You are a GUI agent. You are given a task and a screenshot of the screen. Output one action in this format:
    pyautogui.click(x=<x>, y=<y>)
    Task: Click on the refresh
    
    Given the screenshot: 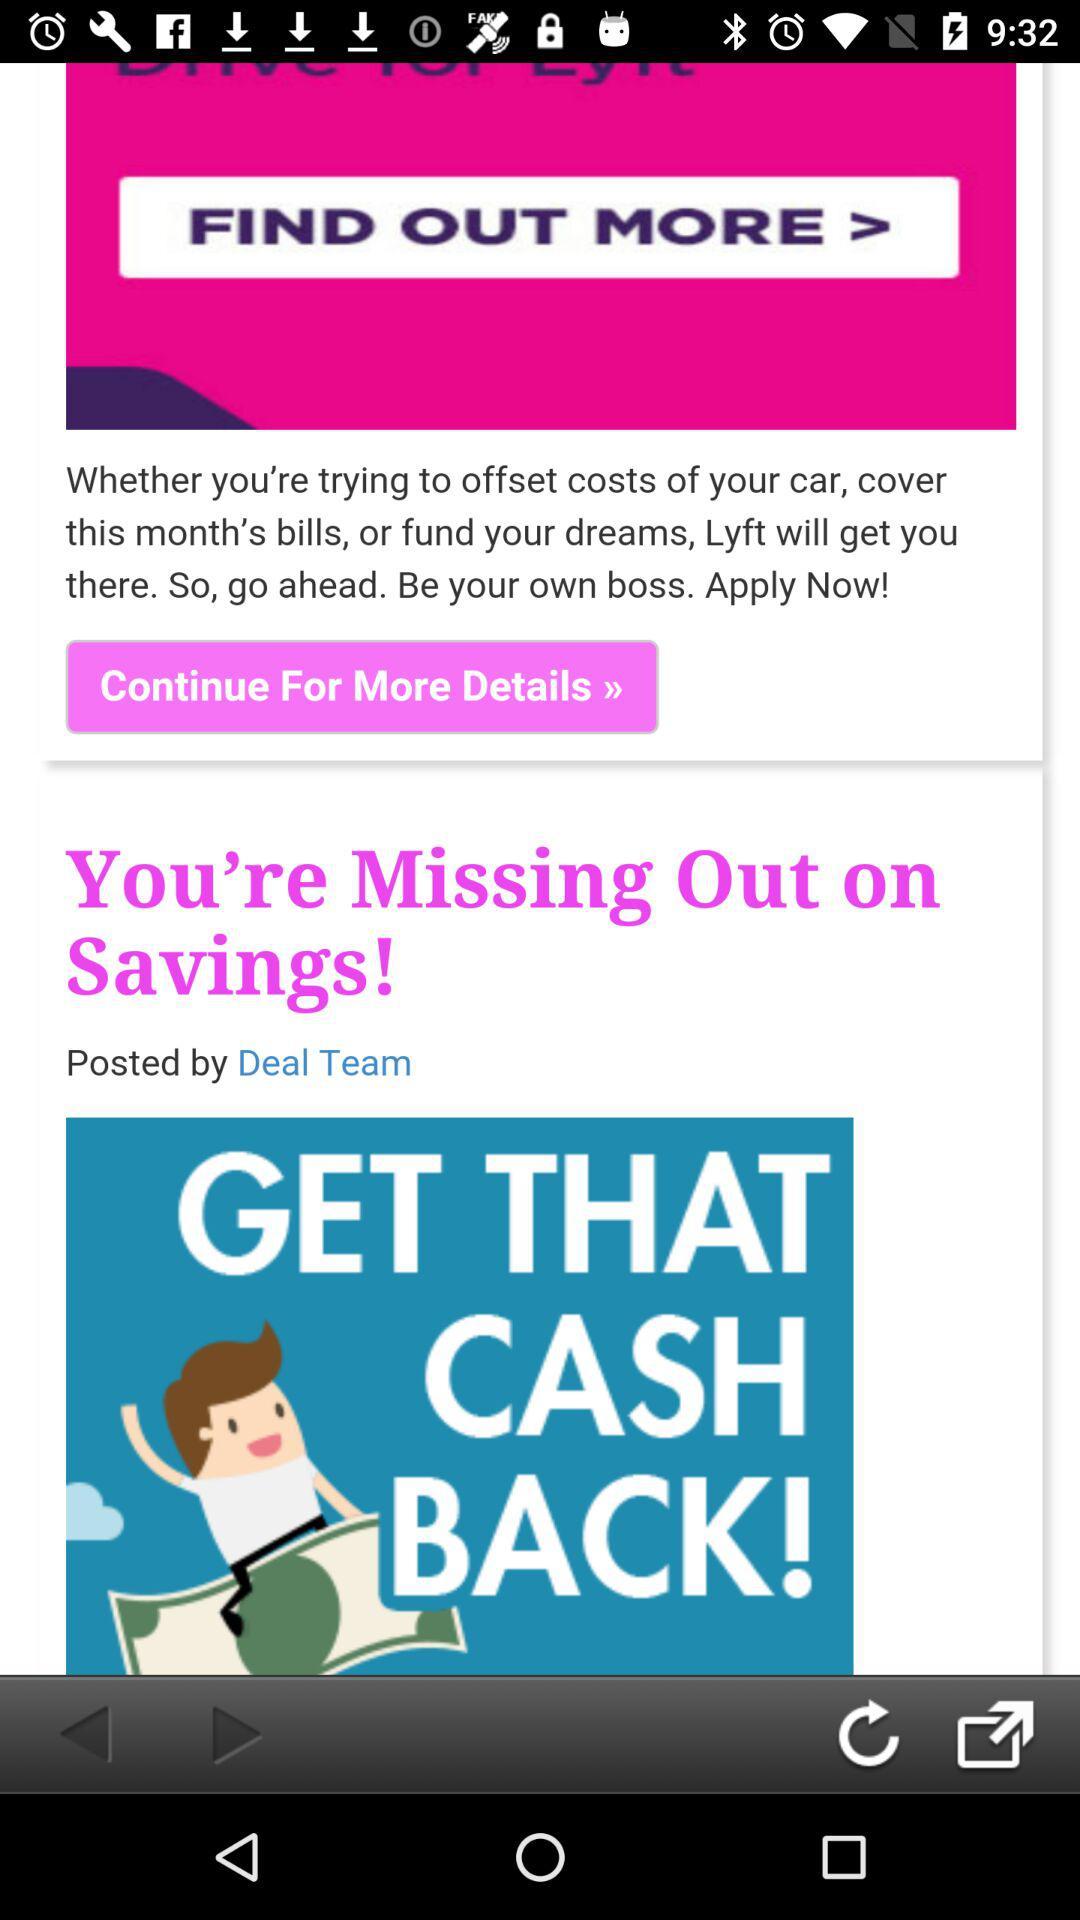 What is the action you would take?
    pyautogui.click(x=887, y=1733)
    